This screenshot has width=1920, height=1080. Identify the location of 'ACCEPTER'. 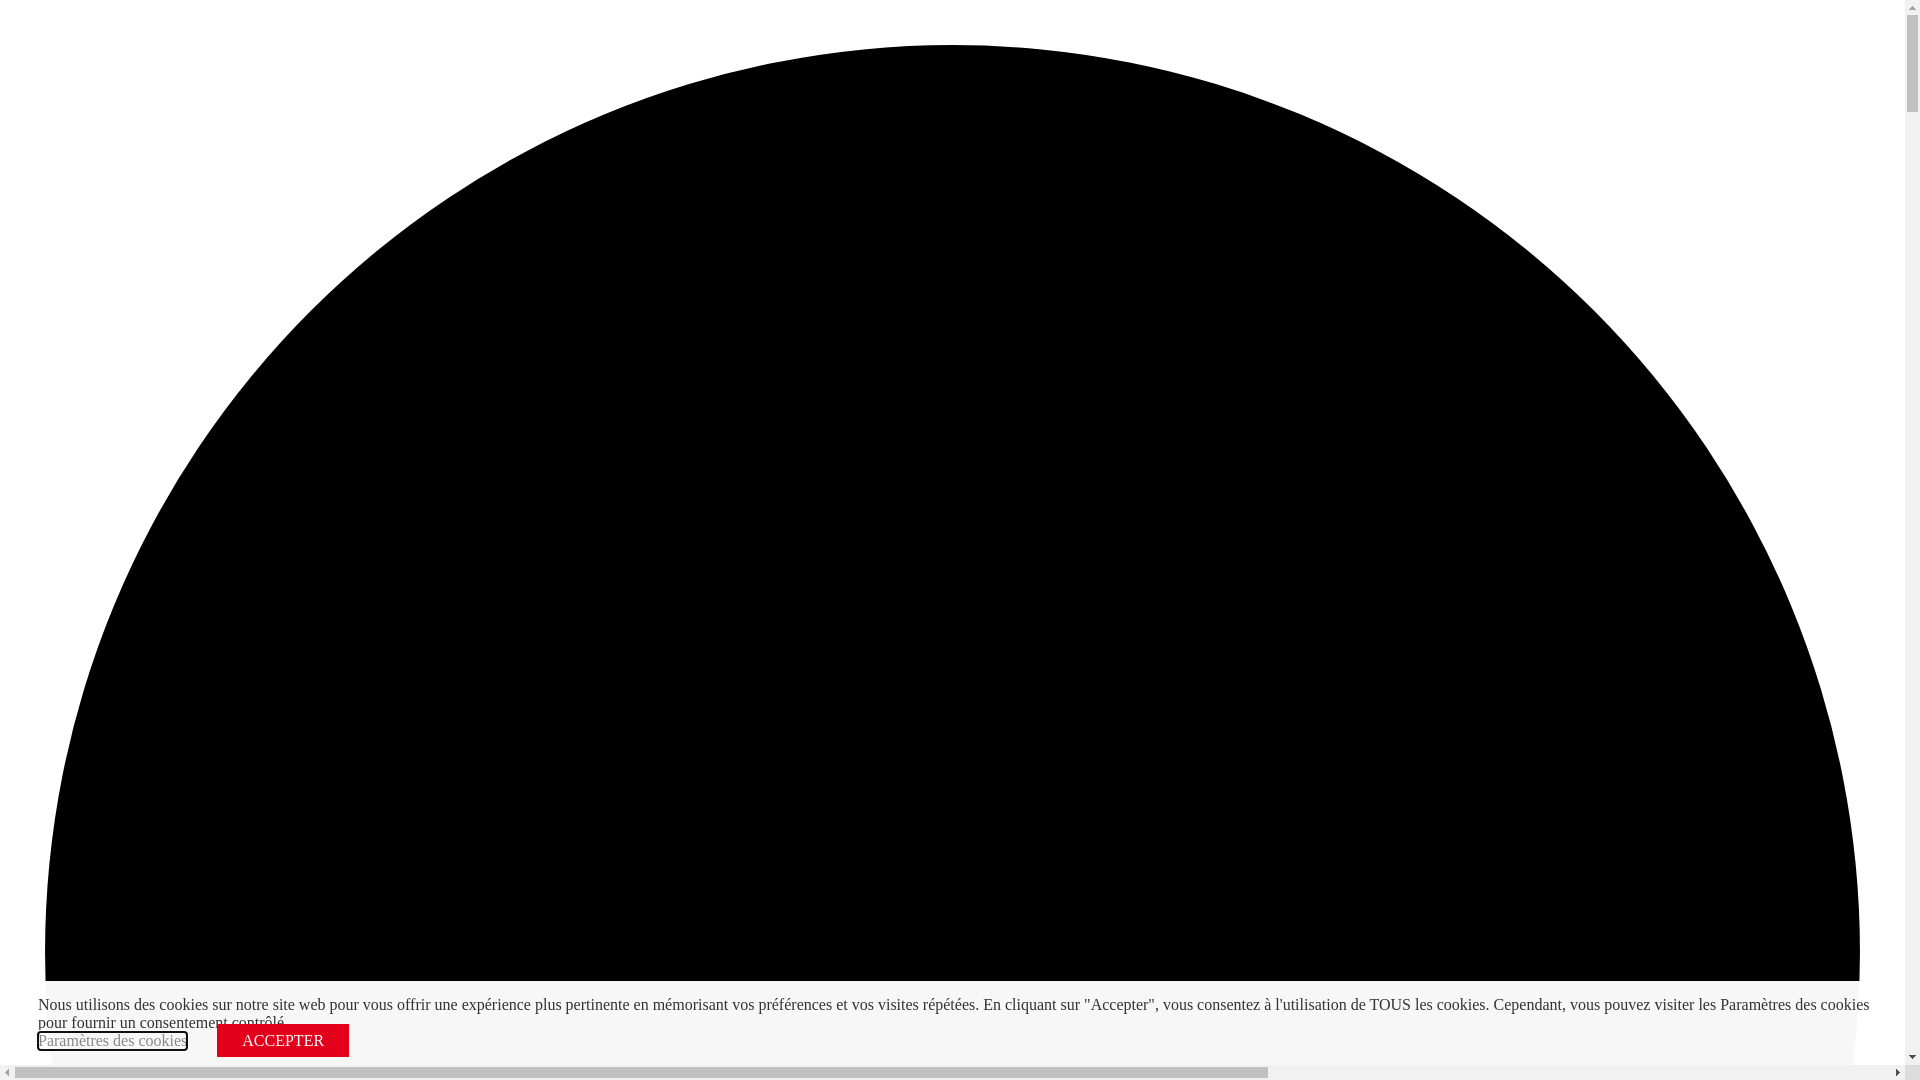
(282, 1039).